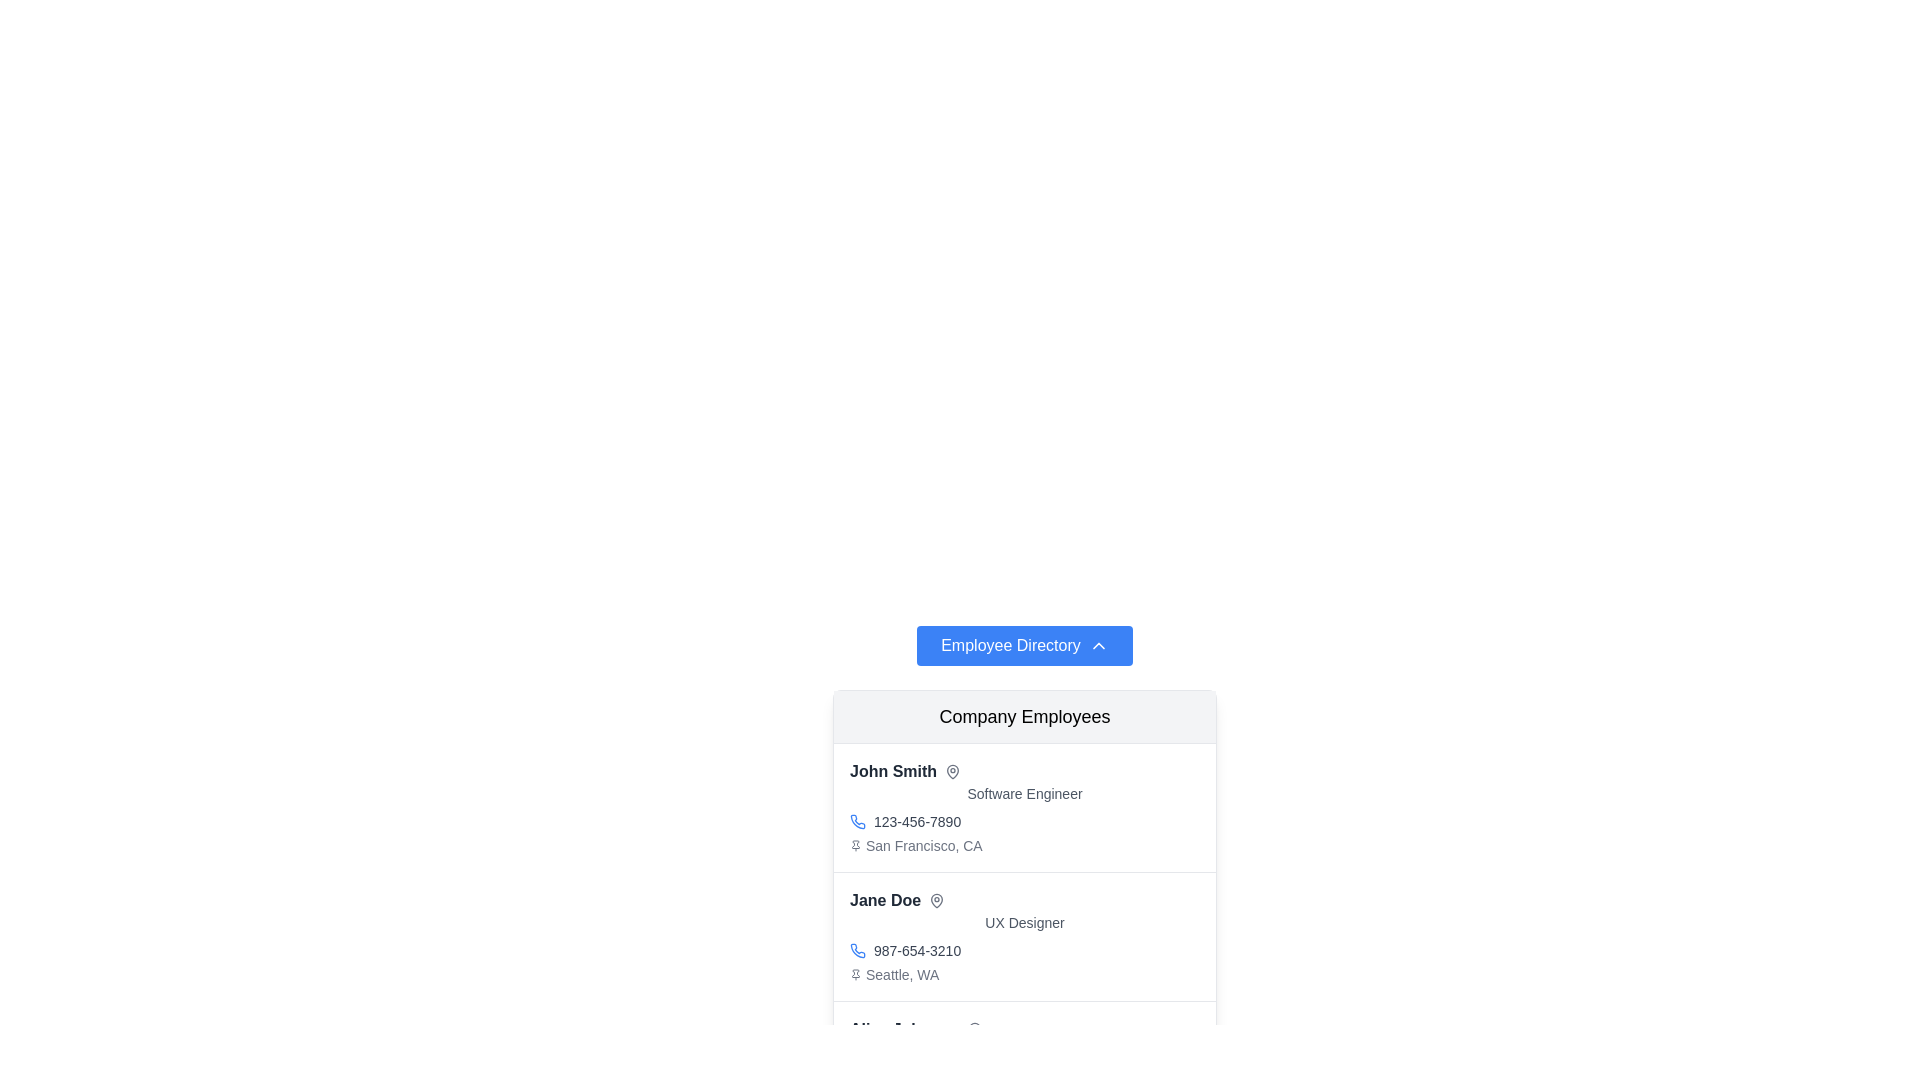  I want to click on the phone icon which signifies a contact number, located to the immediate left of the phone number text, so click(858, 821).